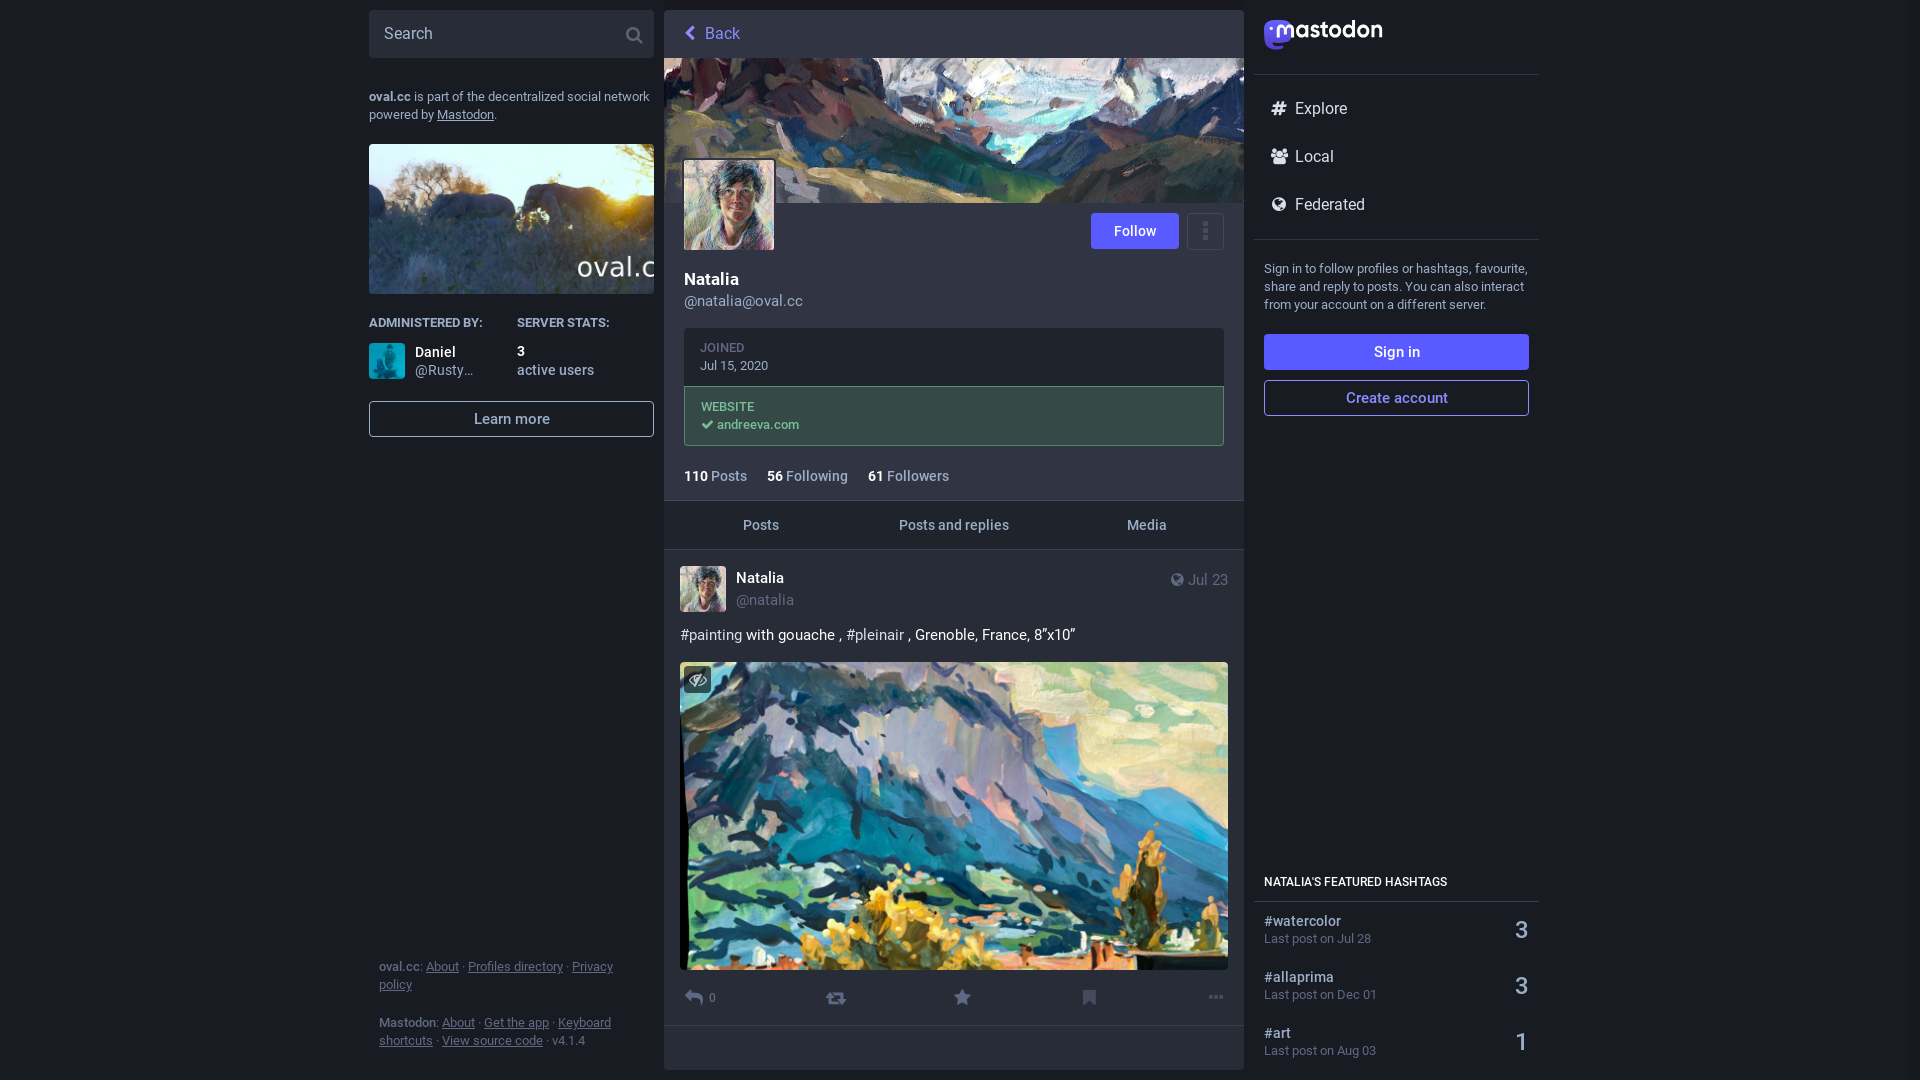  Describe the element at coordinates (466, 965) in the screenshot. I see `'Profiles directory'` at that location.